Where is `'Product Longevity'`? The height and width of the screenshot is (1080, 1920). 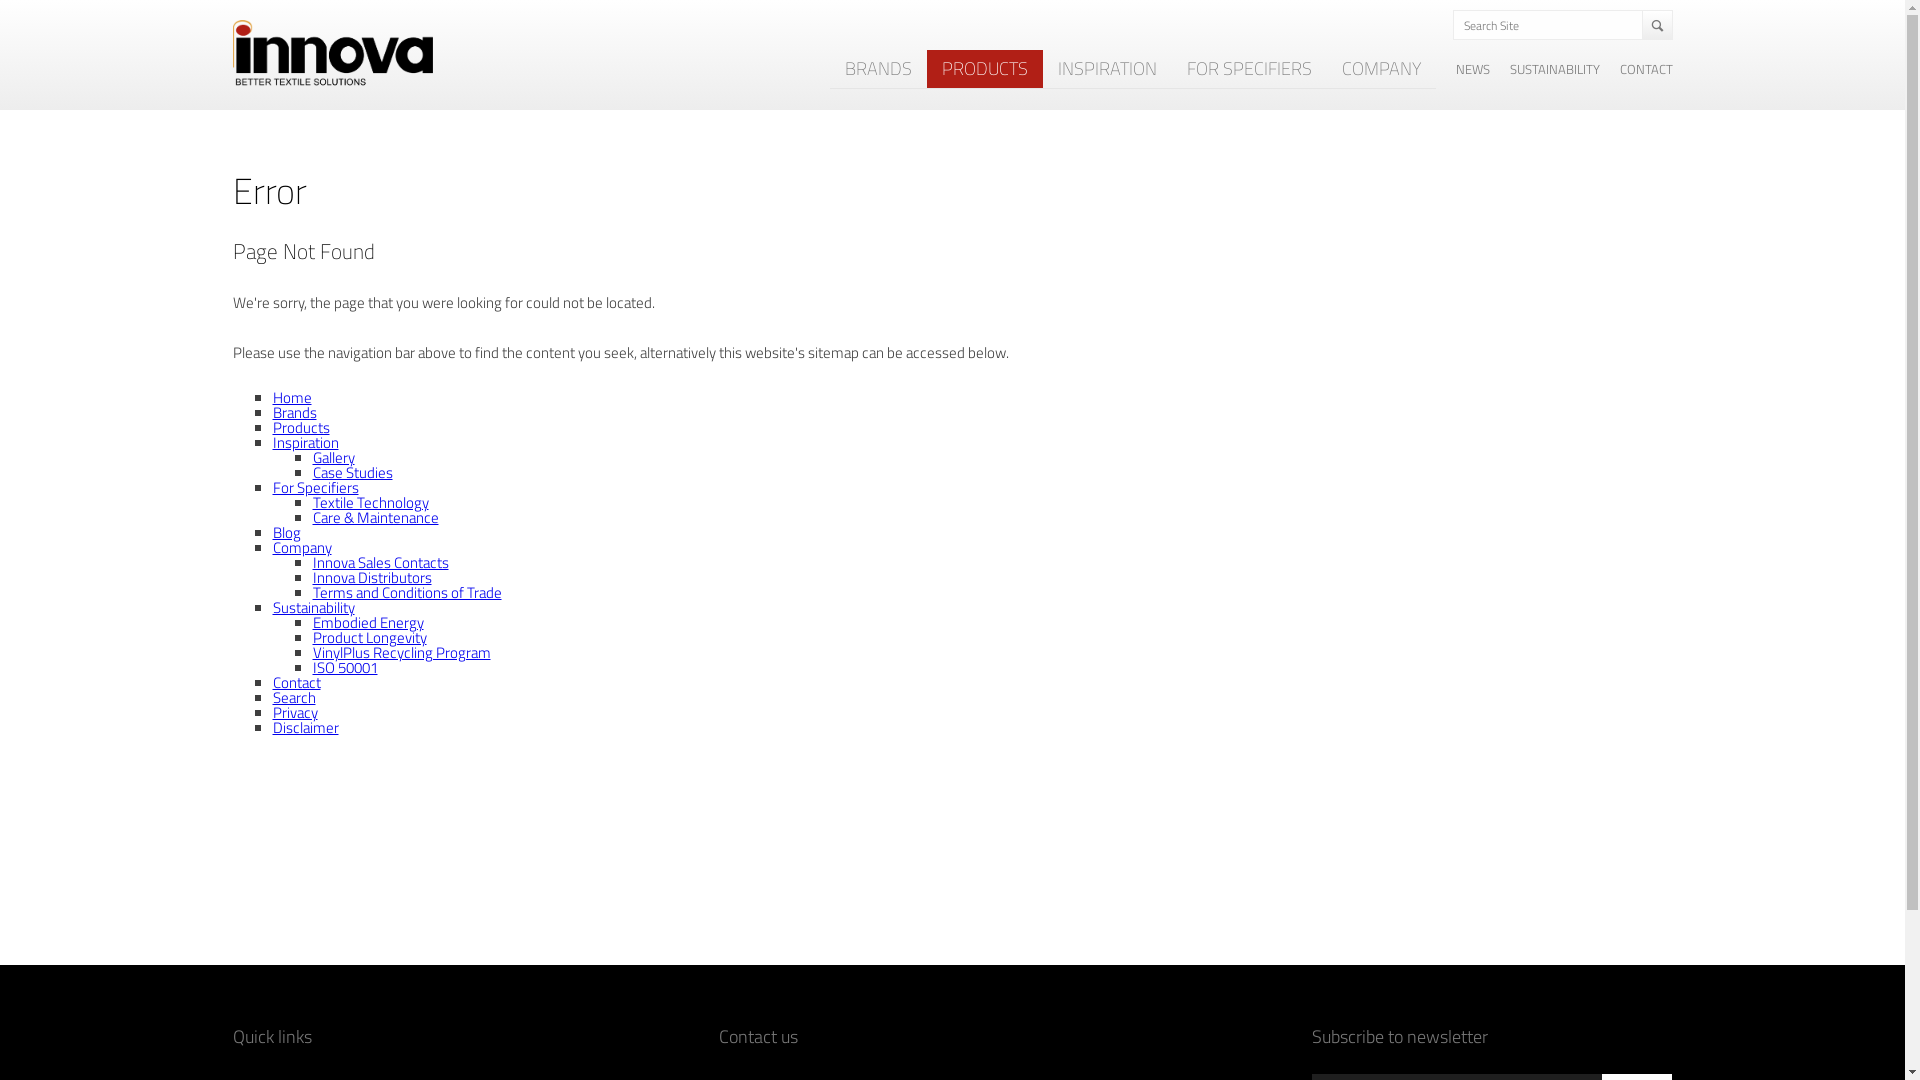
'Product Longevity' is located at coordinates (369, 637).